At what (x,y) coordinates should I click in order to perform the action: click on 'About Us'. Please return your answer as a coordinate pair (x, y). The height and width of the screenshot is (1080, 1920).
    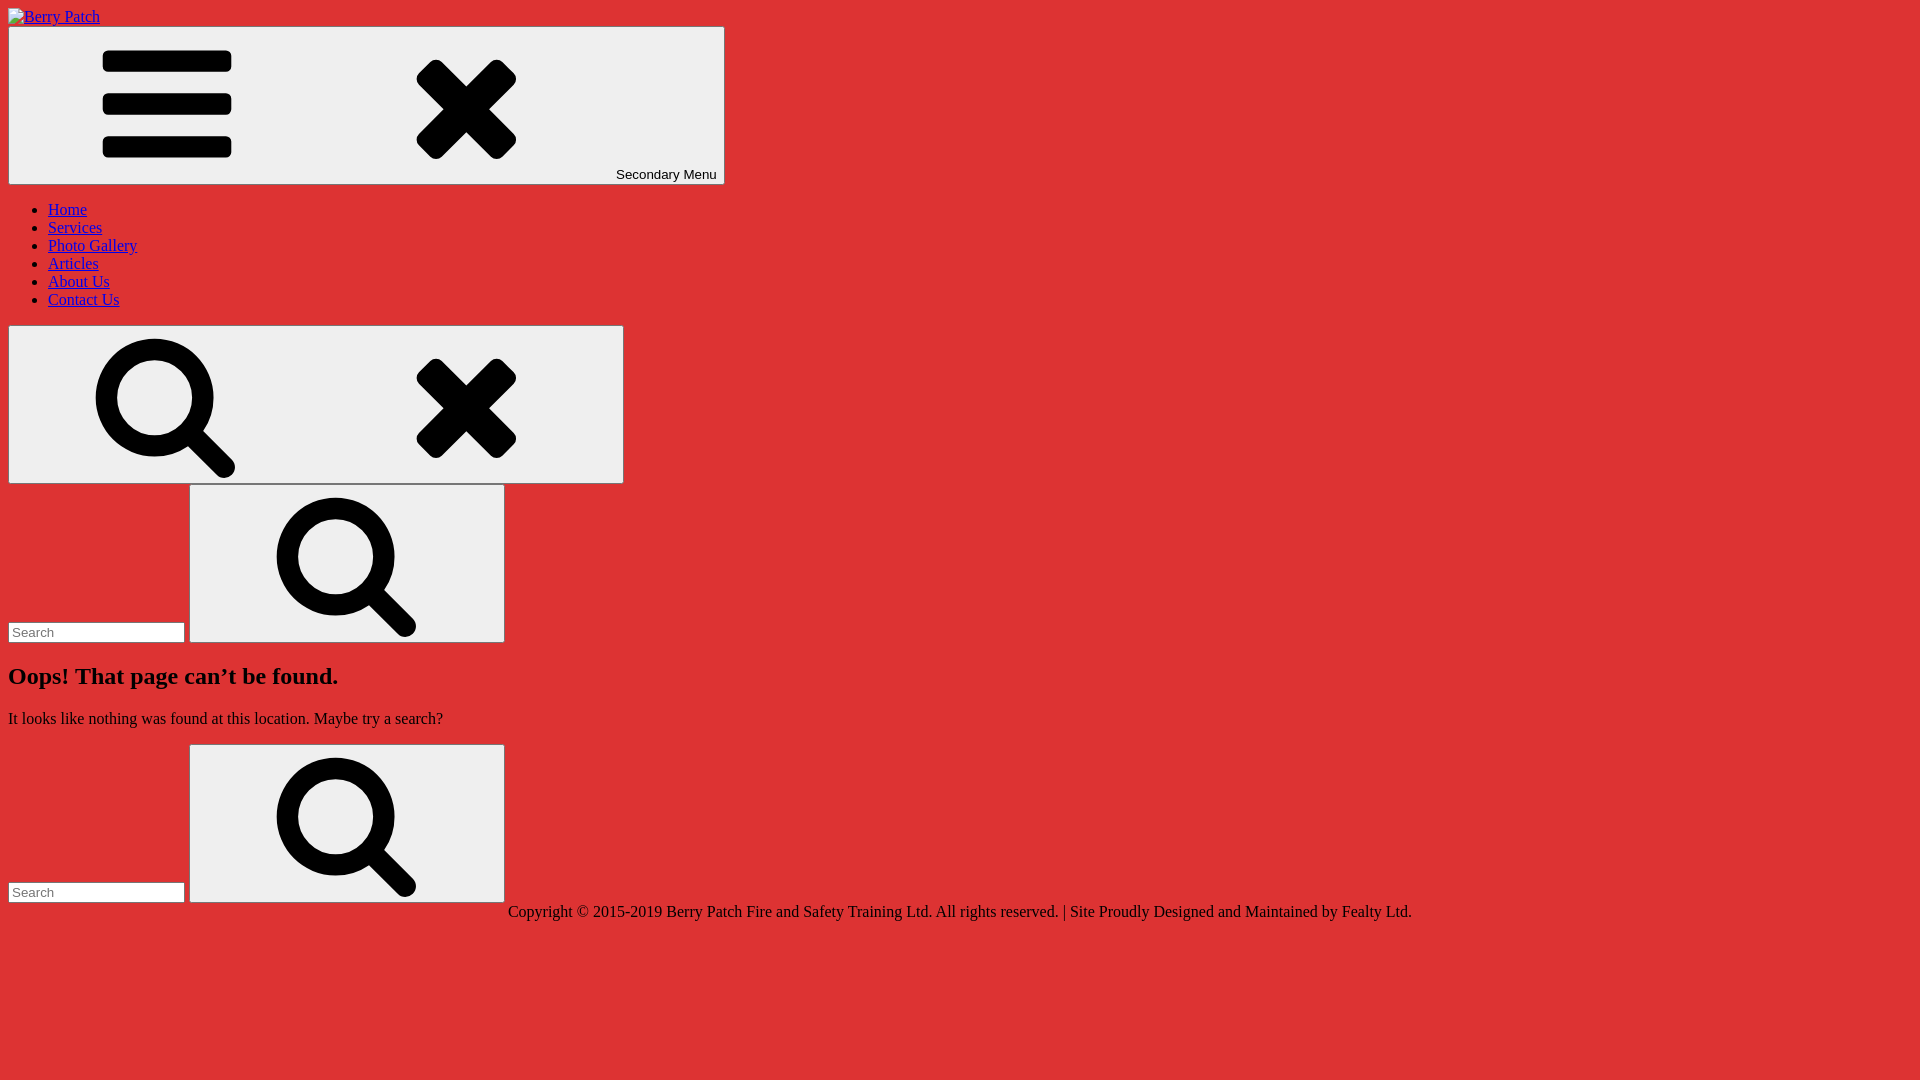
    Looking at the image, I should click on (78, 281).